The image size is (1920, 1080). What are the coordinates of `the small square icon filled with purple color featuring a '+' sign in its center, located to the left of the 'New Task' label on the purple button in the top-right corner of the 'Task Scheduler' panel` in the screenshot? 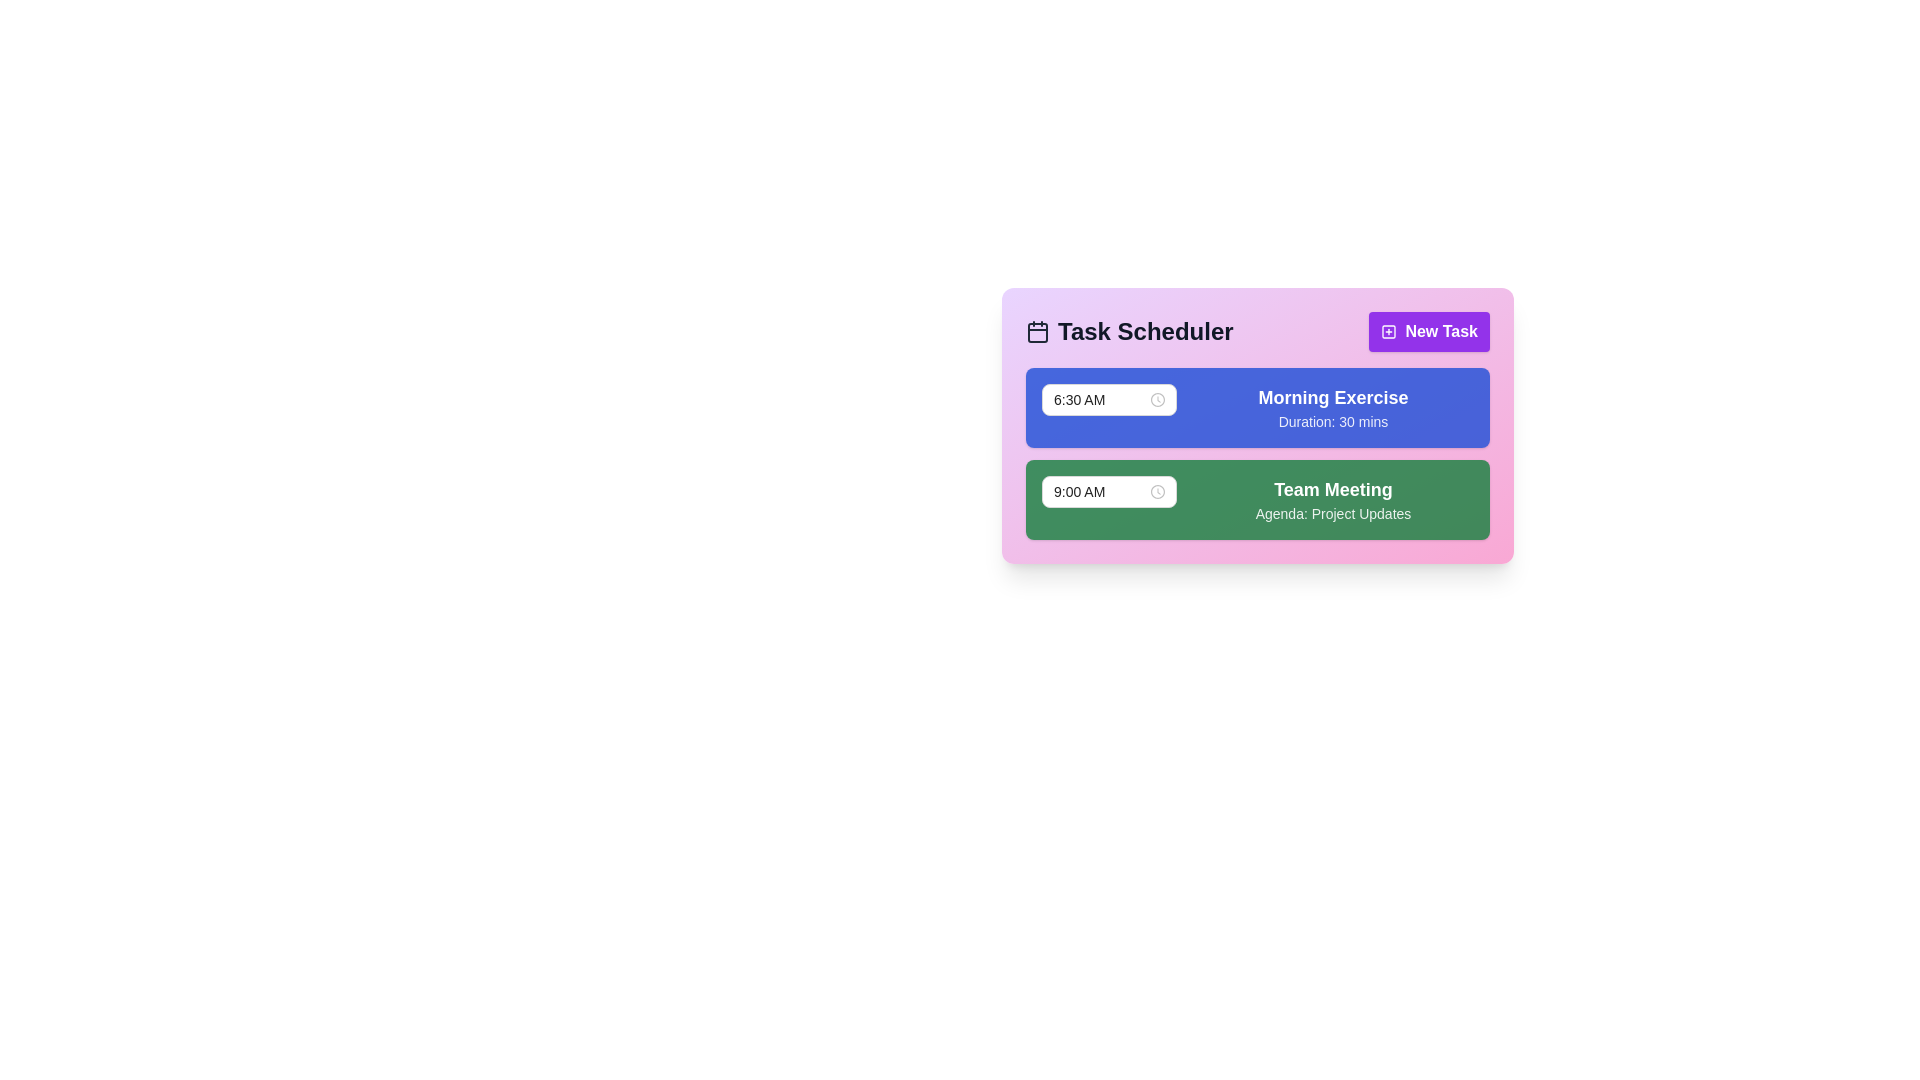 It's located at (1388, 330).